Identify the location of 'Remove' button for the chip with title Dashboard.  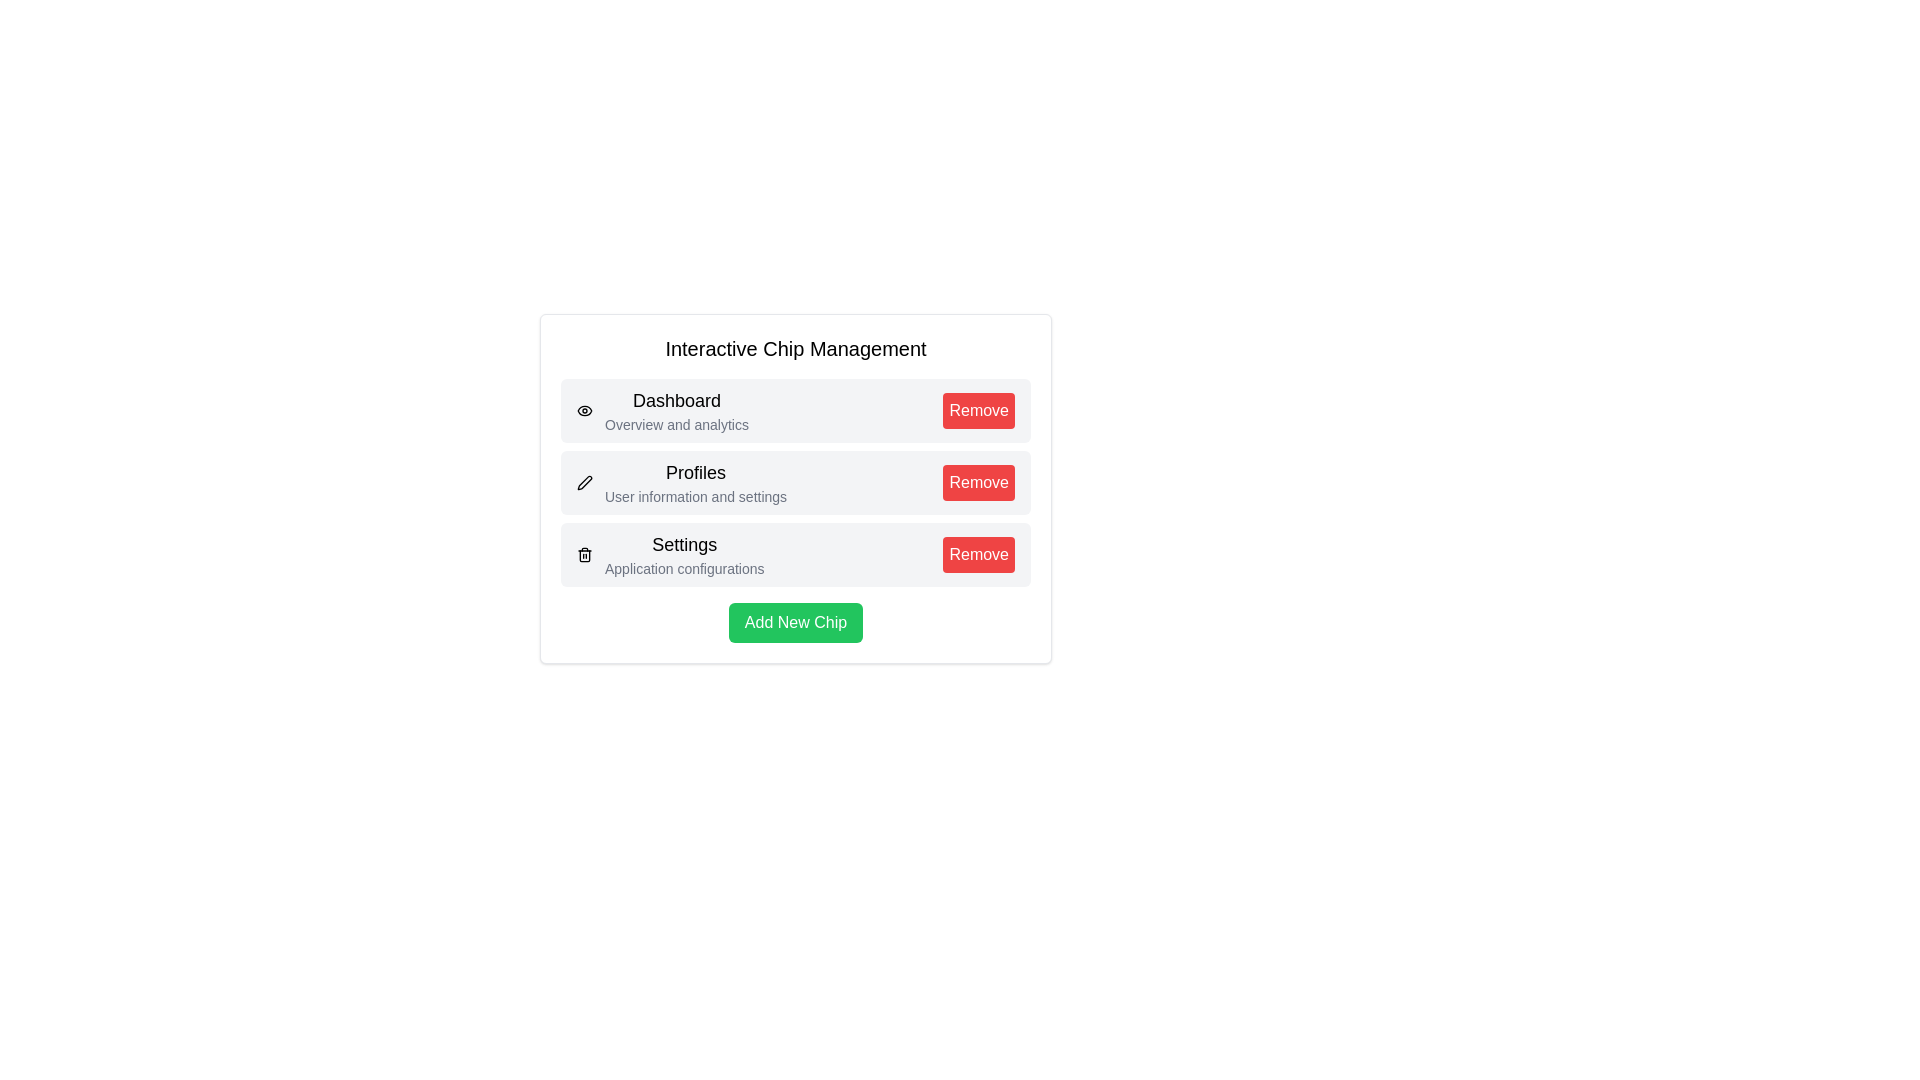
(979, 410).